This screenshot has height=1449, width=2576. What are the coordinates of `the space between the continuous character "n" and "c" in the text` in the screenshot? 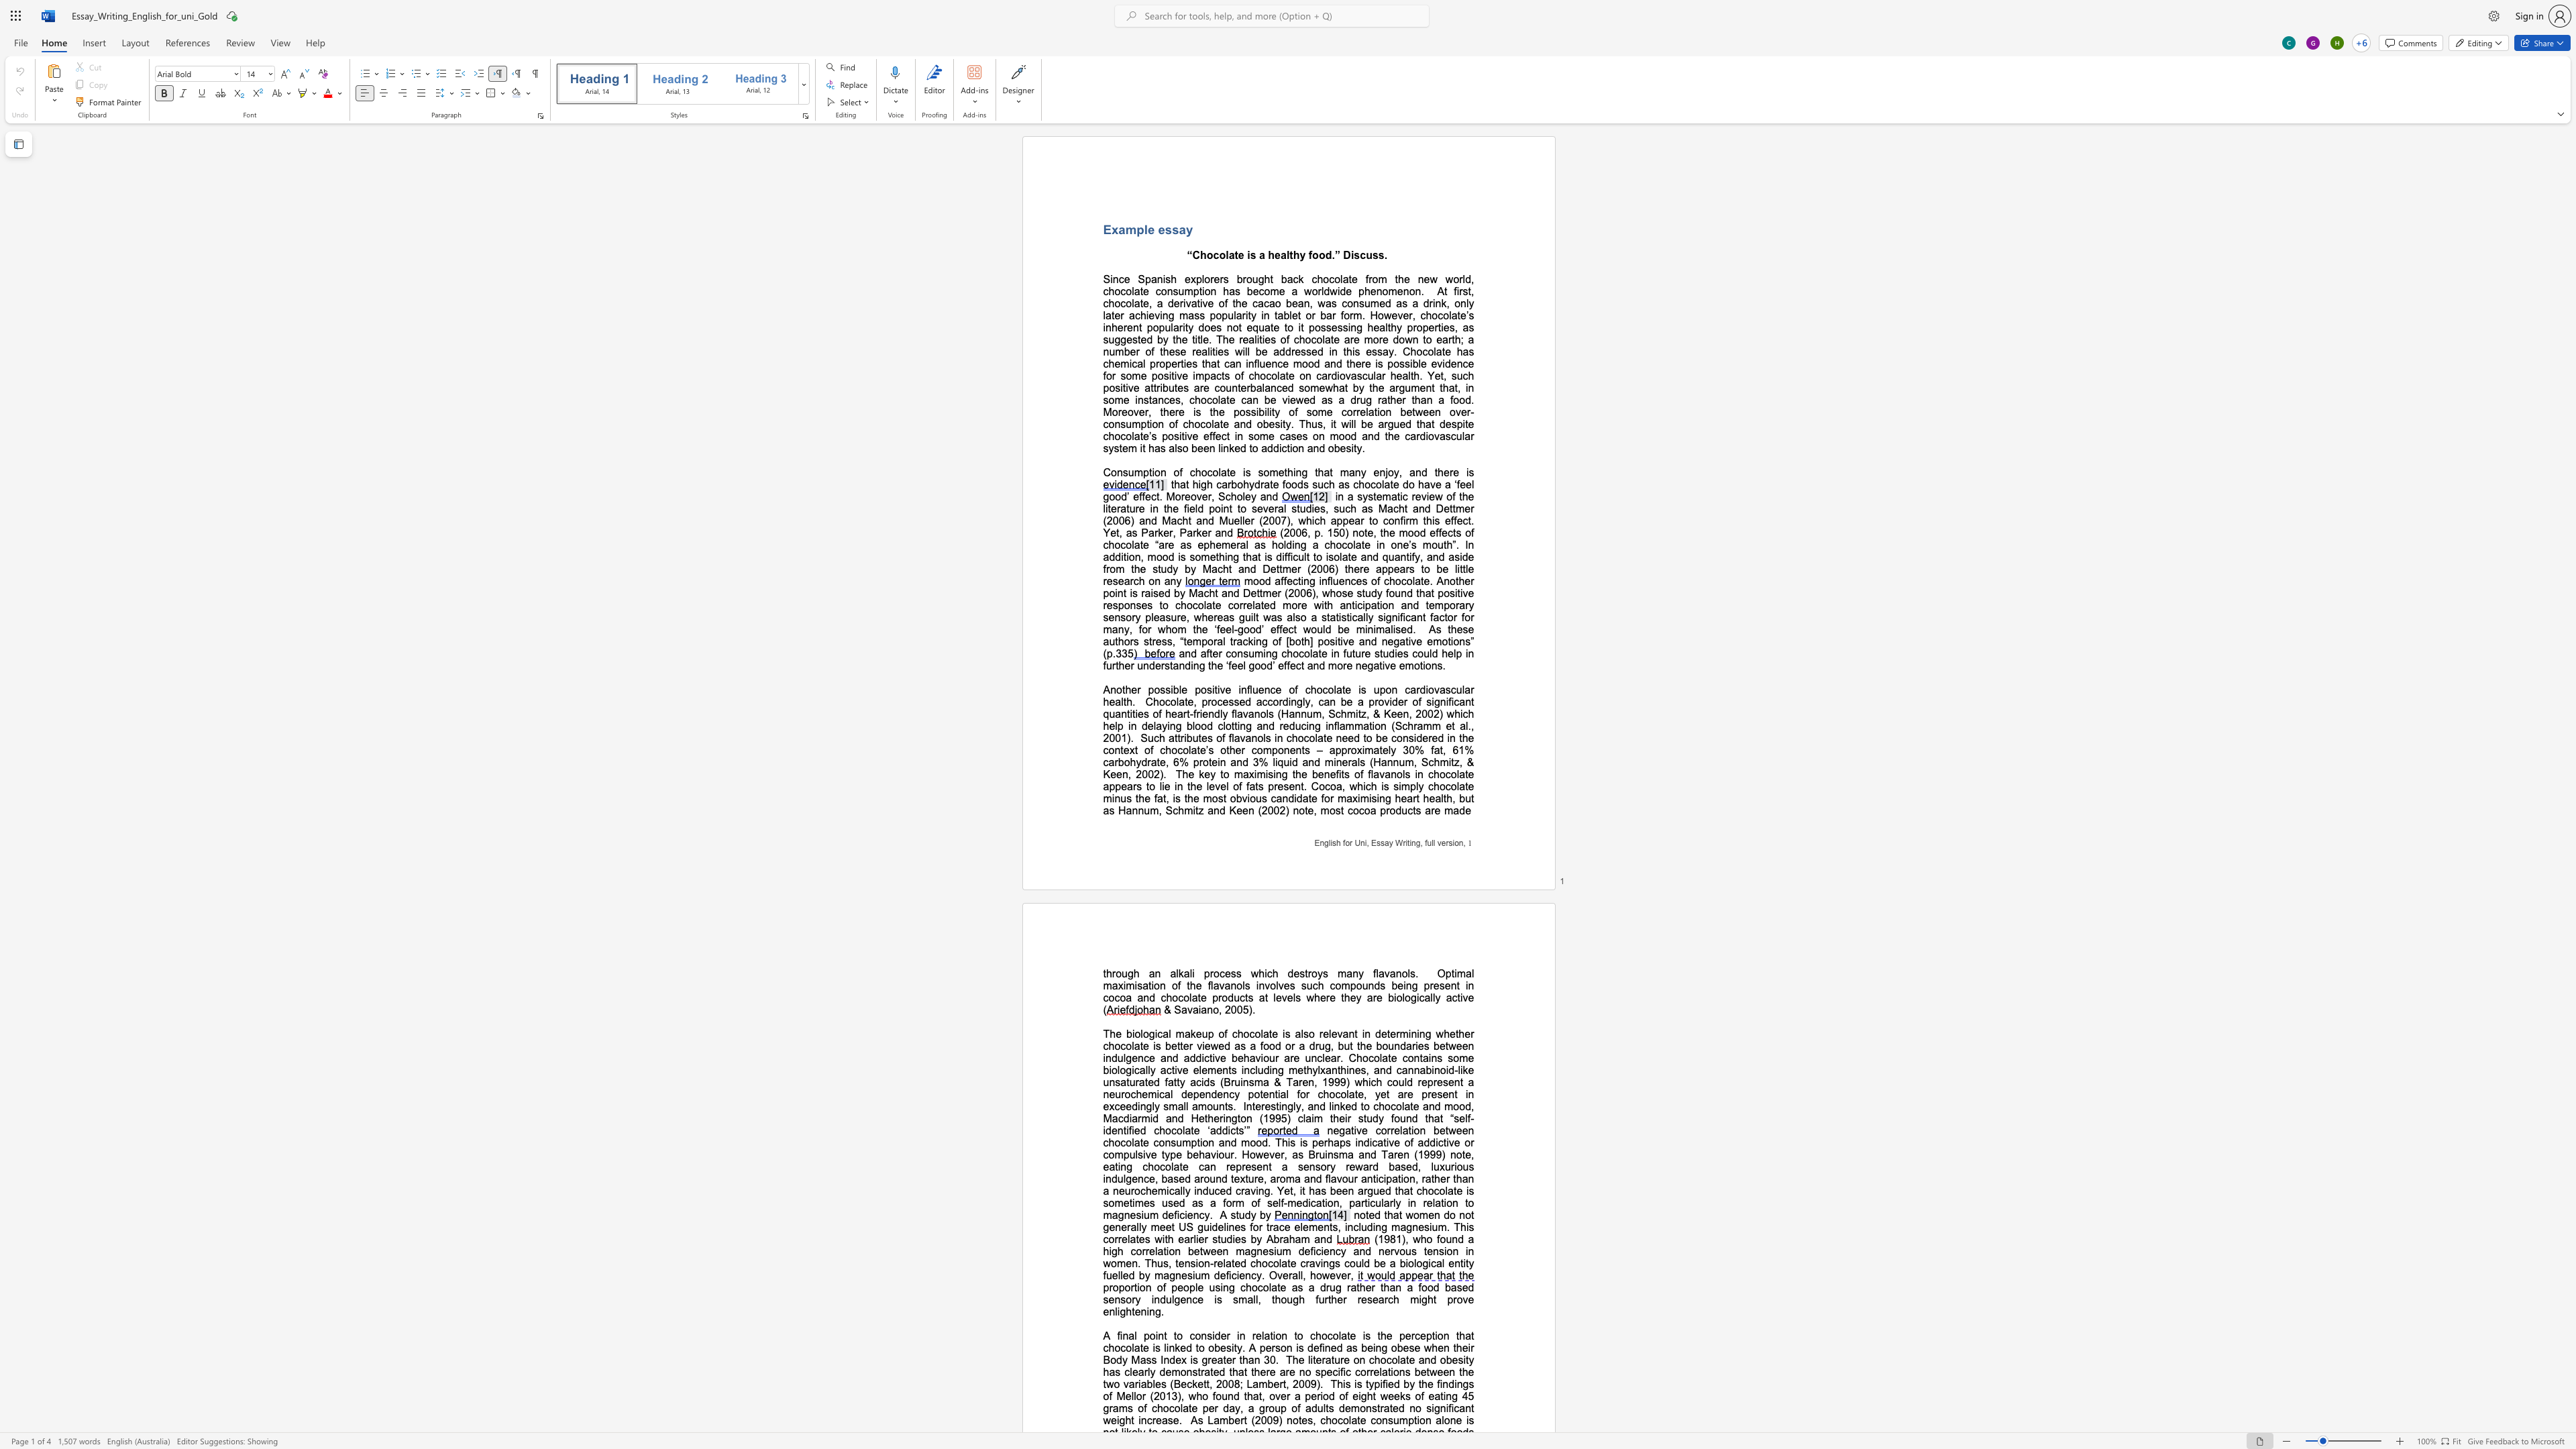 It's located at (1461, 362).